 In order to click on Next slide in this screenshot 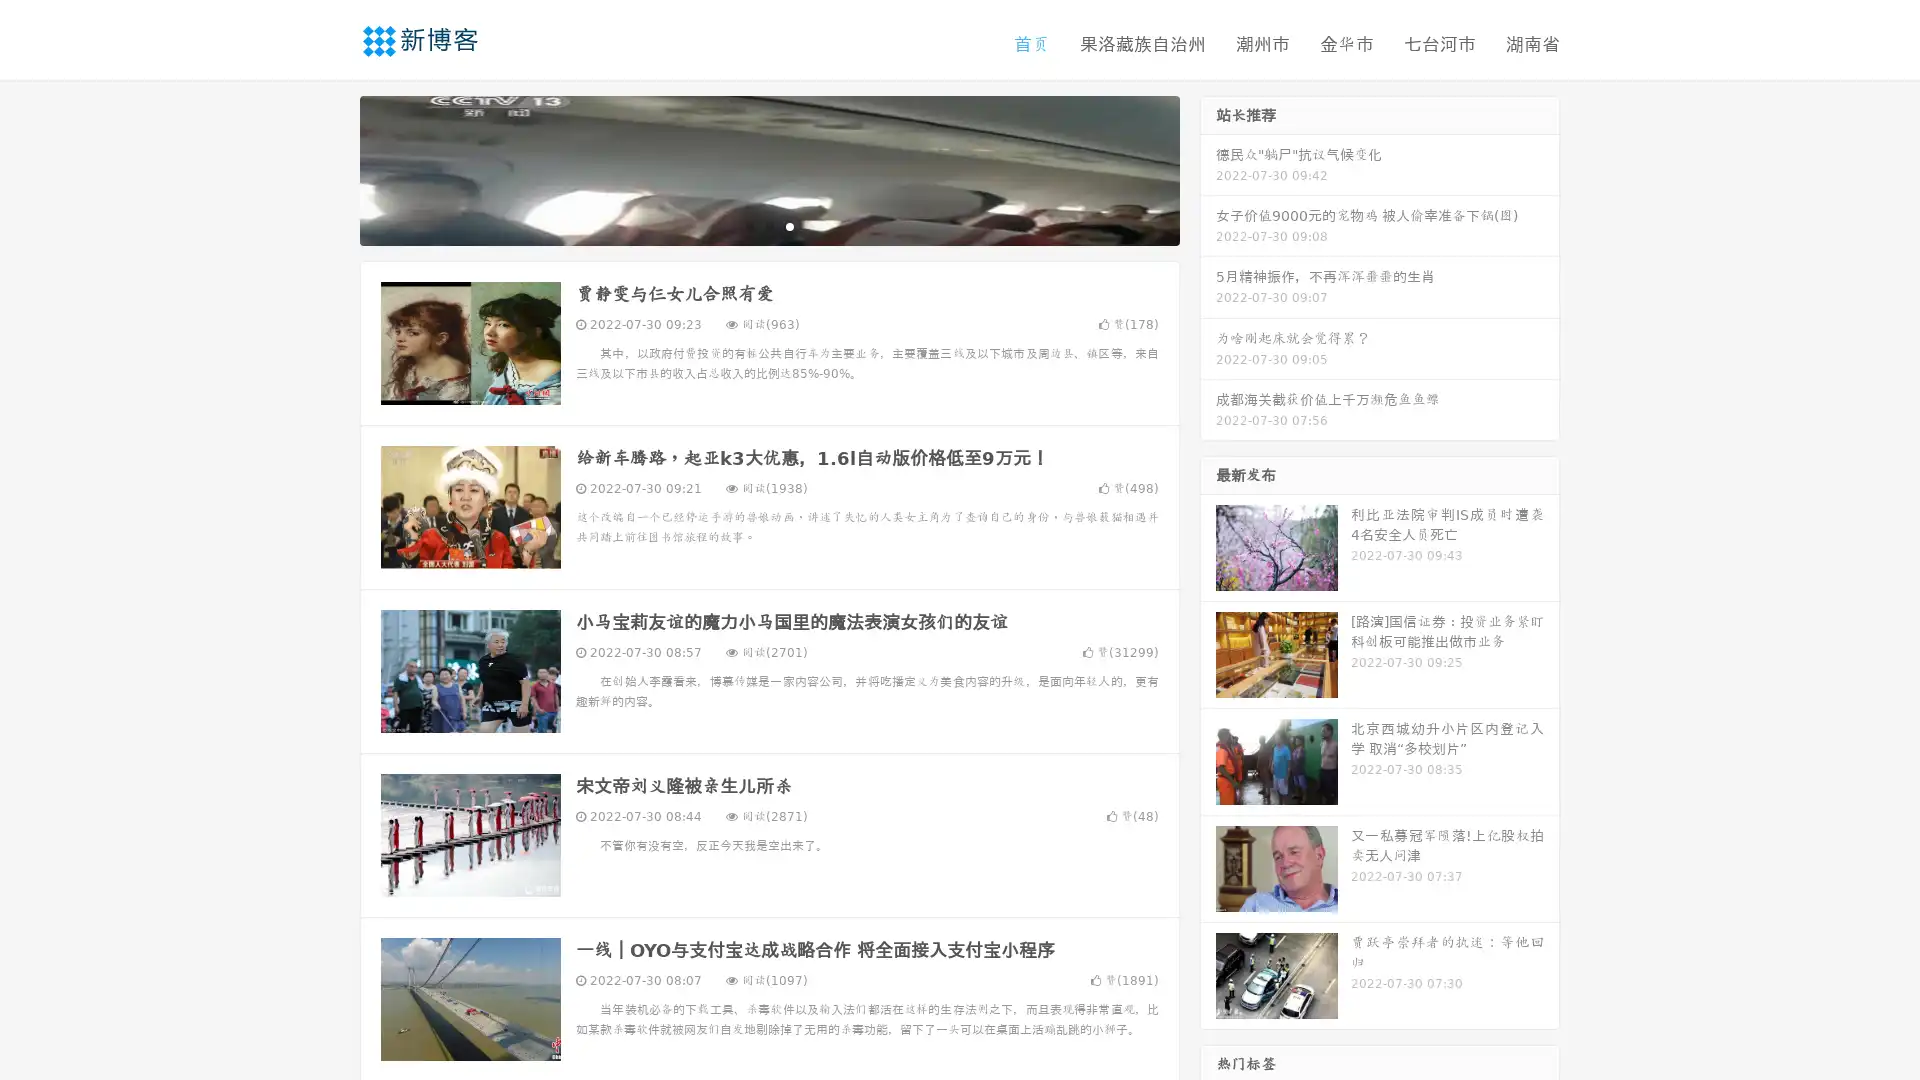, I will do `click(1208, 168)`.